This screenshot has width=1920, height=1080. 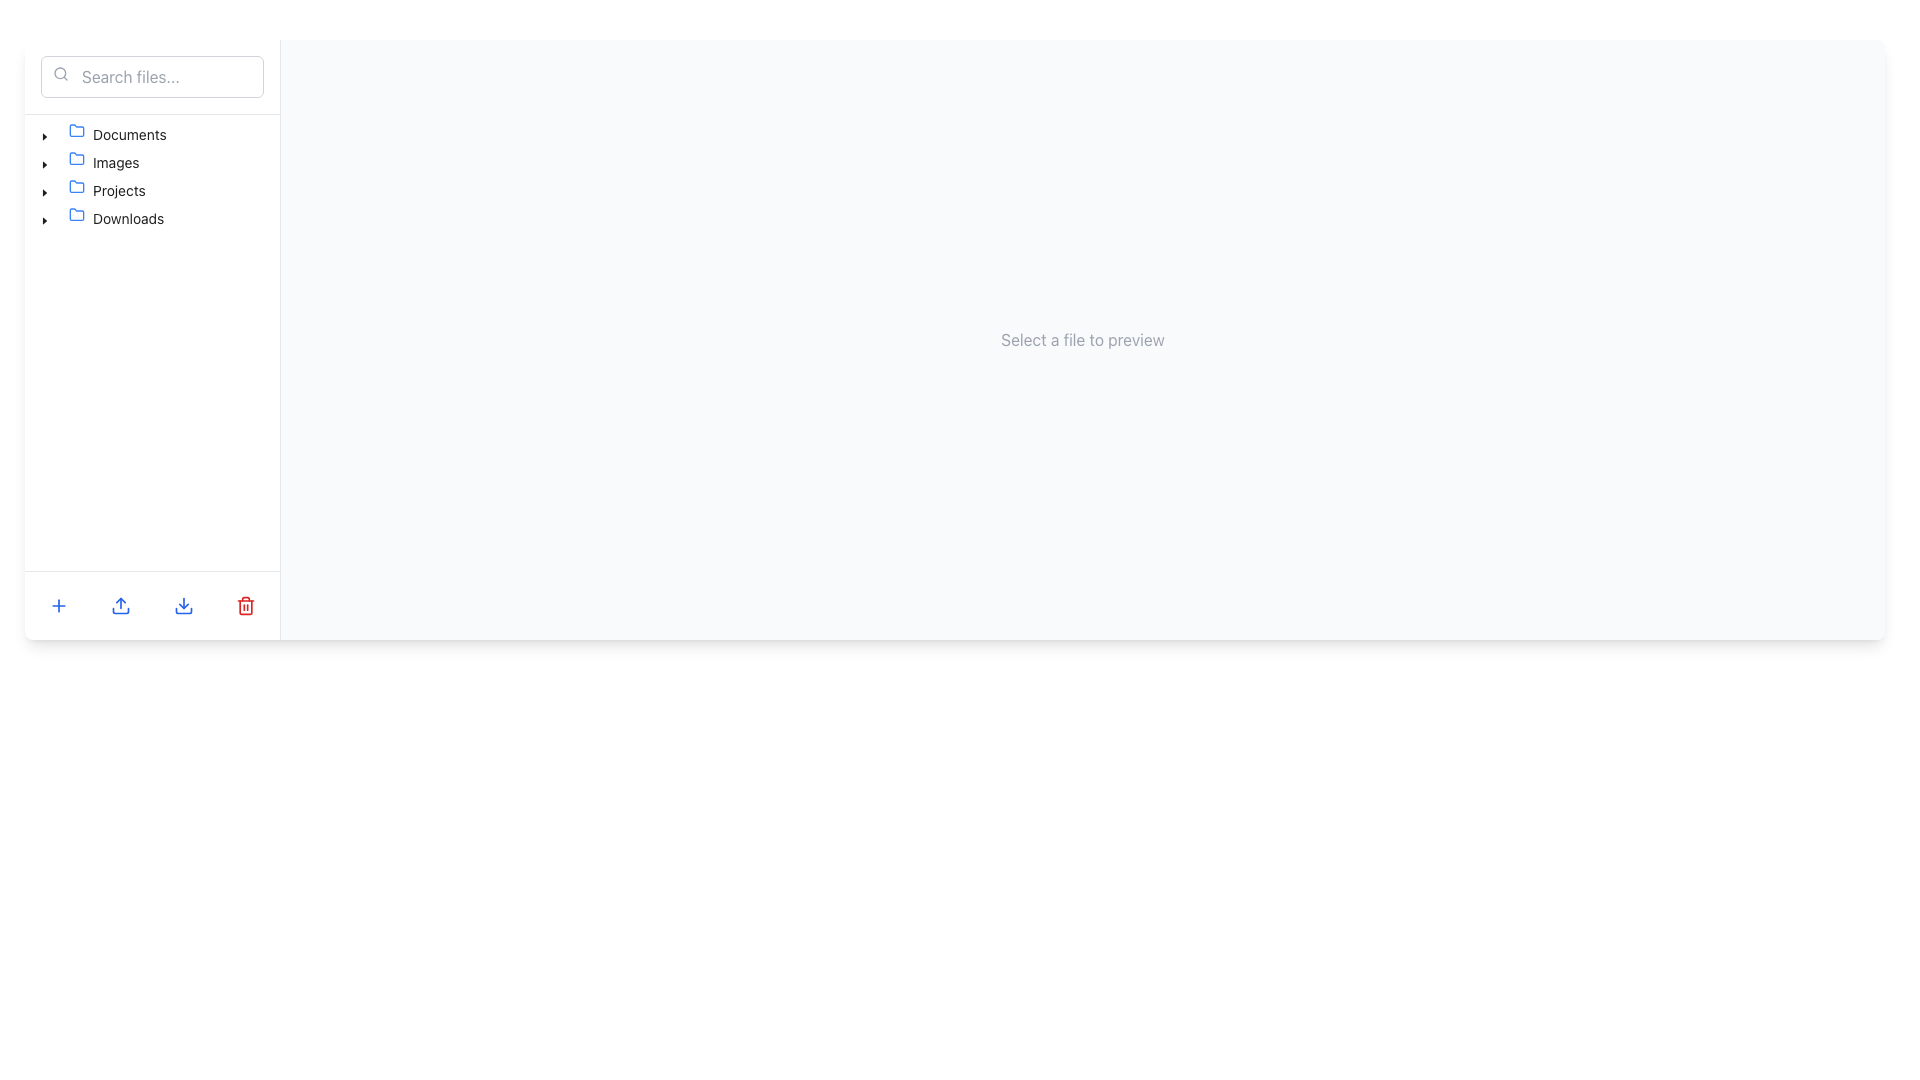 I want to click on the black caret-down icon located next to the 'Projects' folder, so click(x=44, y=192).